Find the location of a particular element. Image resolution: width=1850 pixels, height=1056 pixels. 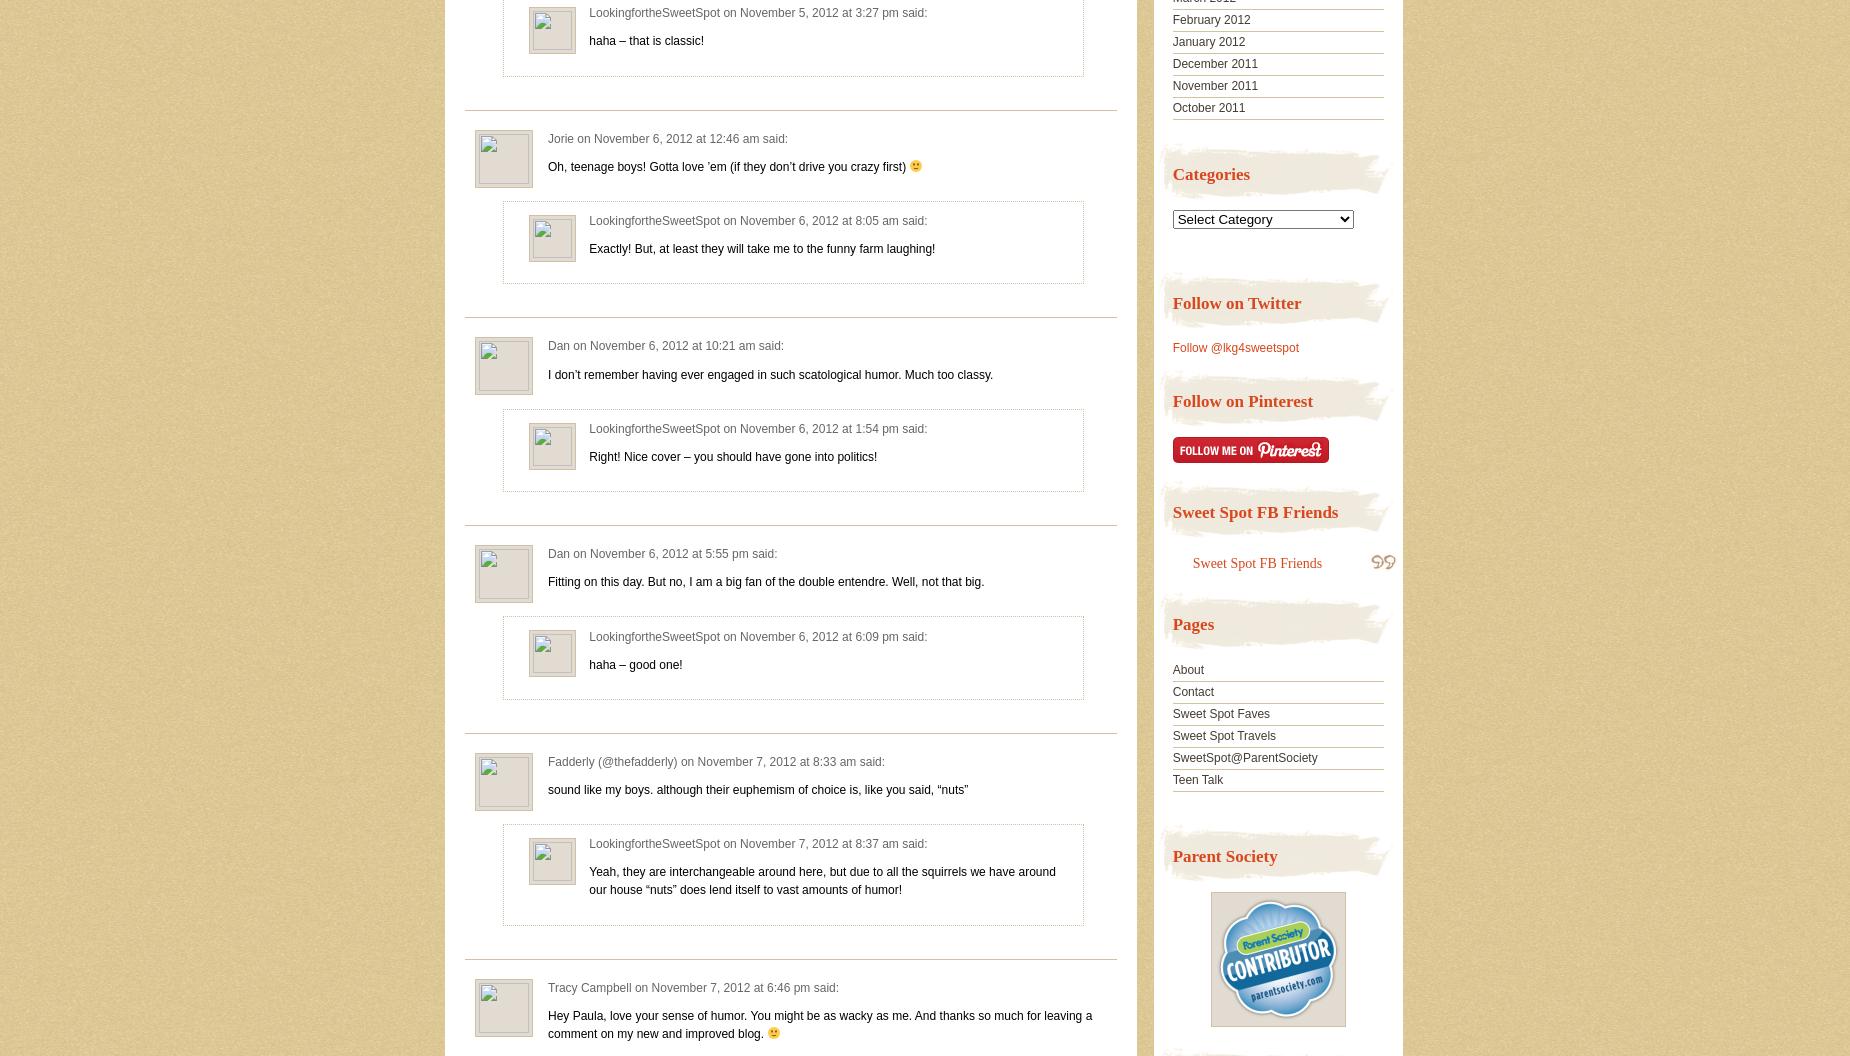

'November 7, 2012 at 8:37 am' is located at coordinates (740, 843).